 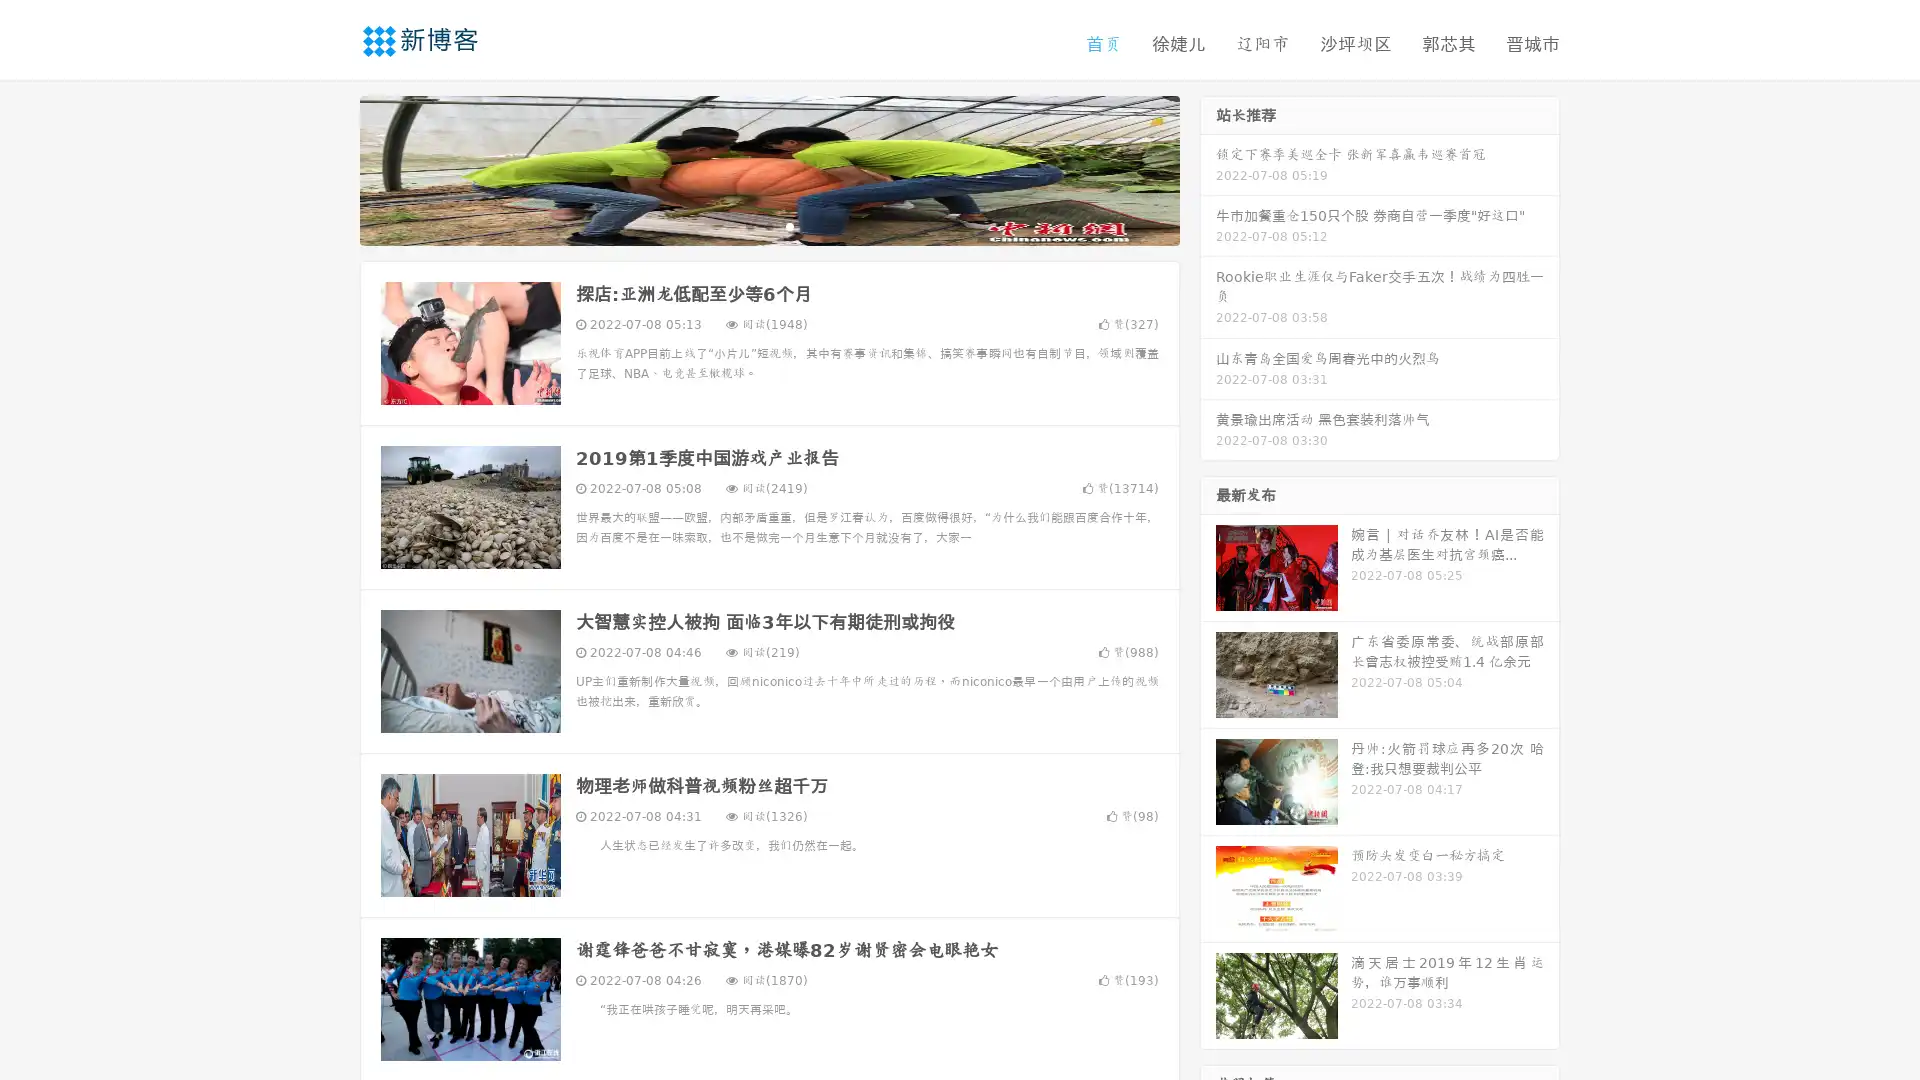 What do you see at coordinates (768, 225) in the screenshot?
I see `Go to slide 2` at bounding box center [768, 225].